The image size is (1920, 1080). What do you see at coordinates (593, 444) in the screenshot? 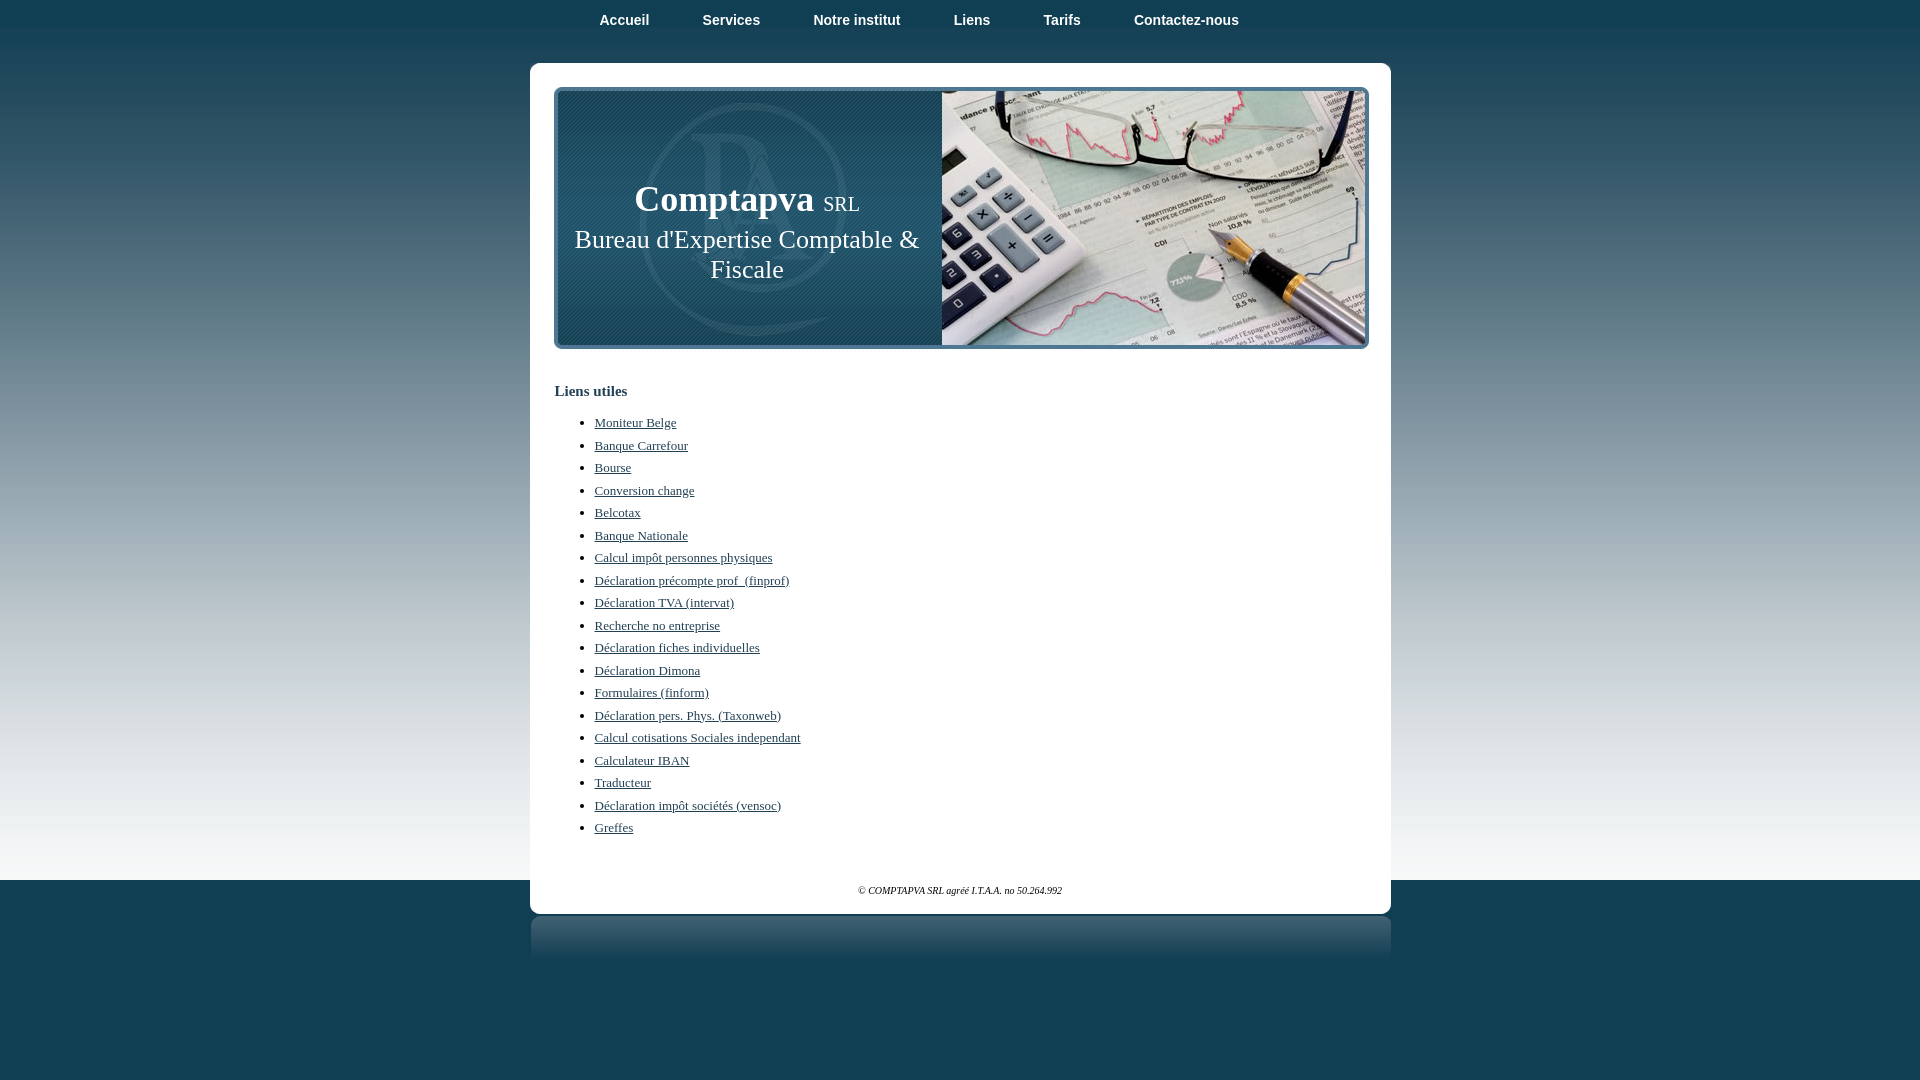
I see `'Banque Carrefour'` at bounding box center [593, 444].